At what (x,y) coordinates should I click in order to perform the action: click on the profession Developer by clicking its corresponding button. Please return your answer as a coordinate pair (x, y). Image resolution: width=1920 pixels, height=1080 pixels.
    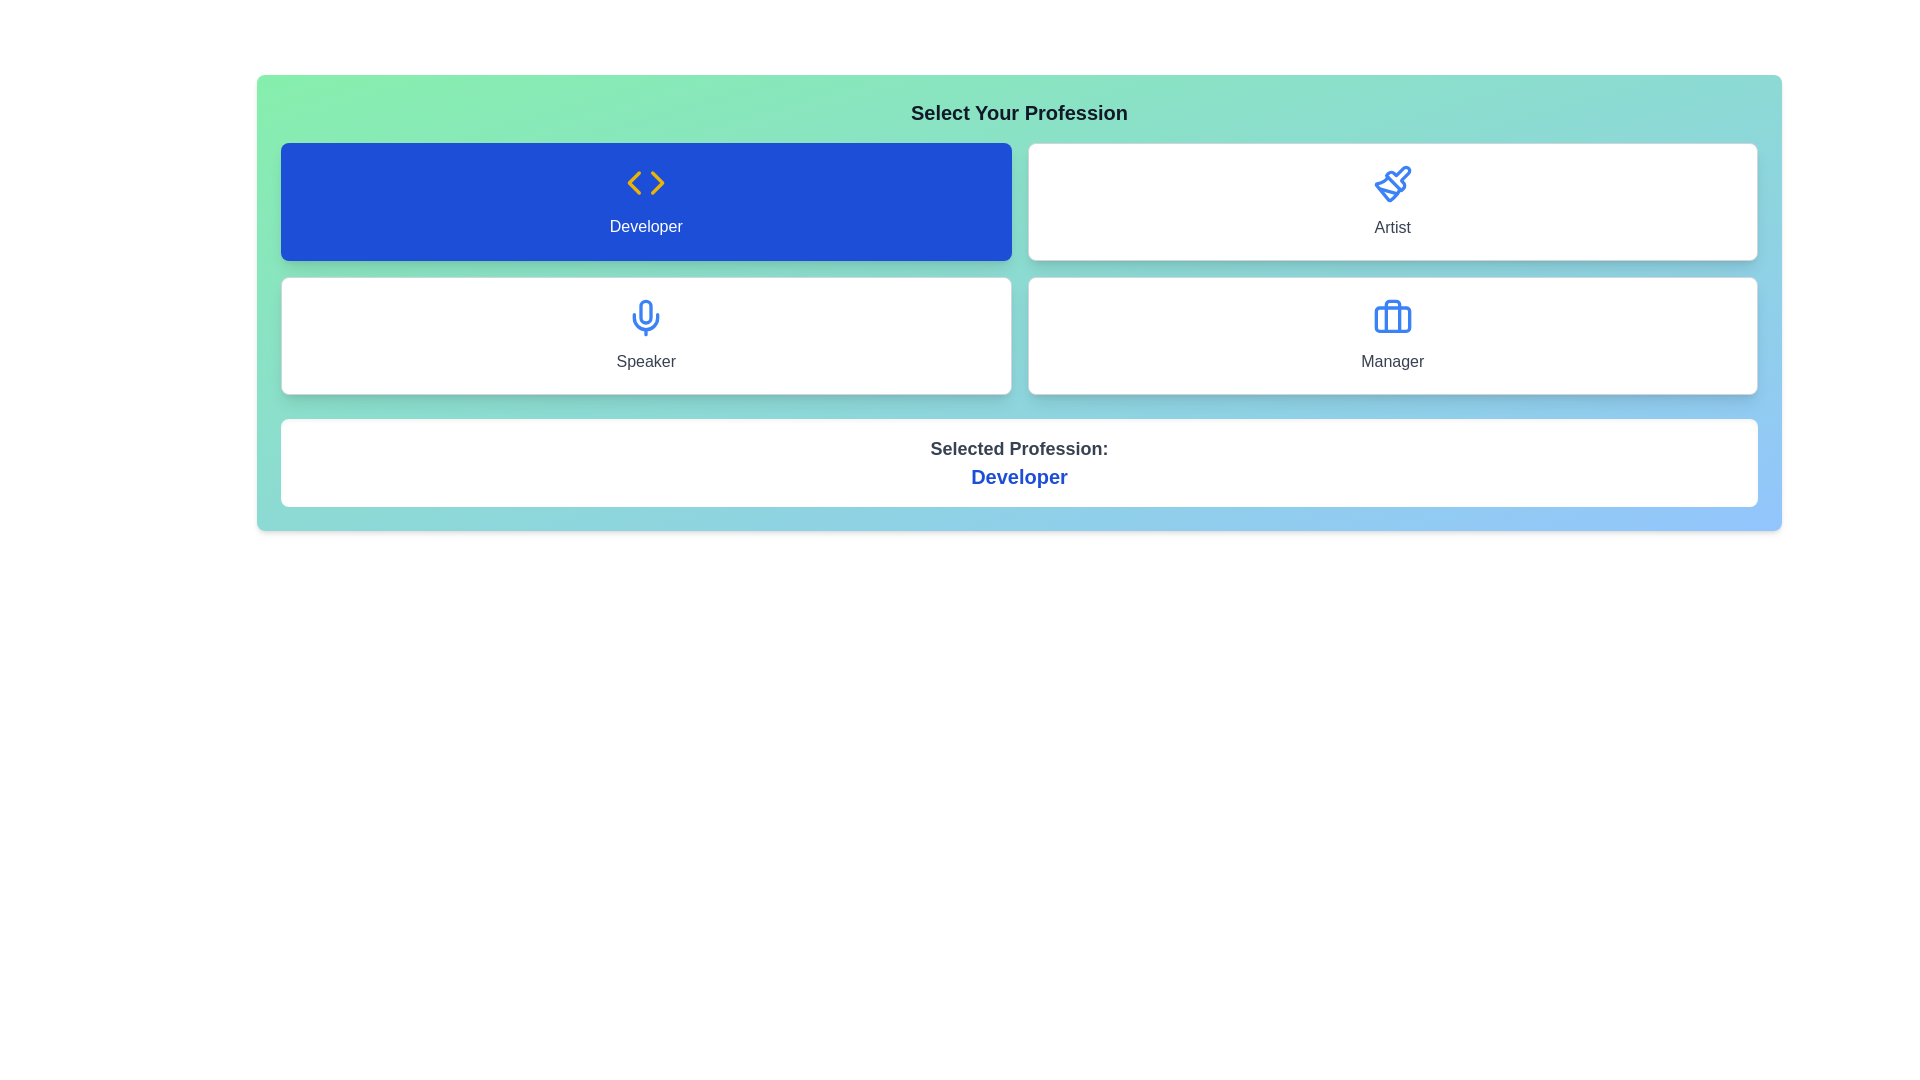
    Looking at the image, I should click on (646, 201).